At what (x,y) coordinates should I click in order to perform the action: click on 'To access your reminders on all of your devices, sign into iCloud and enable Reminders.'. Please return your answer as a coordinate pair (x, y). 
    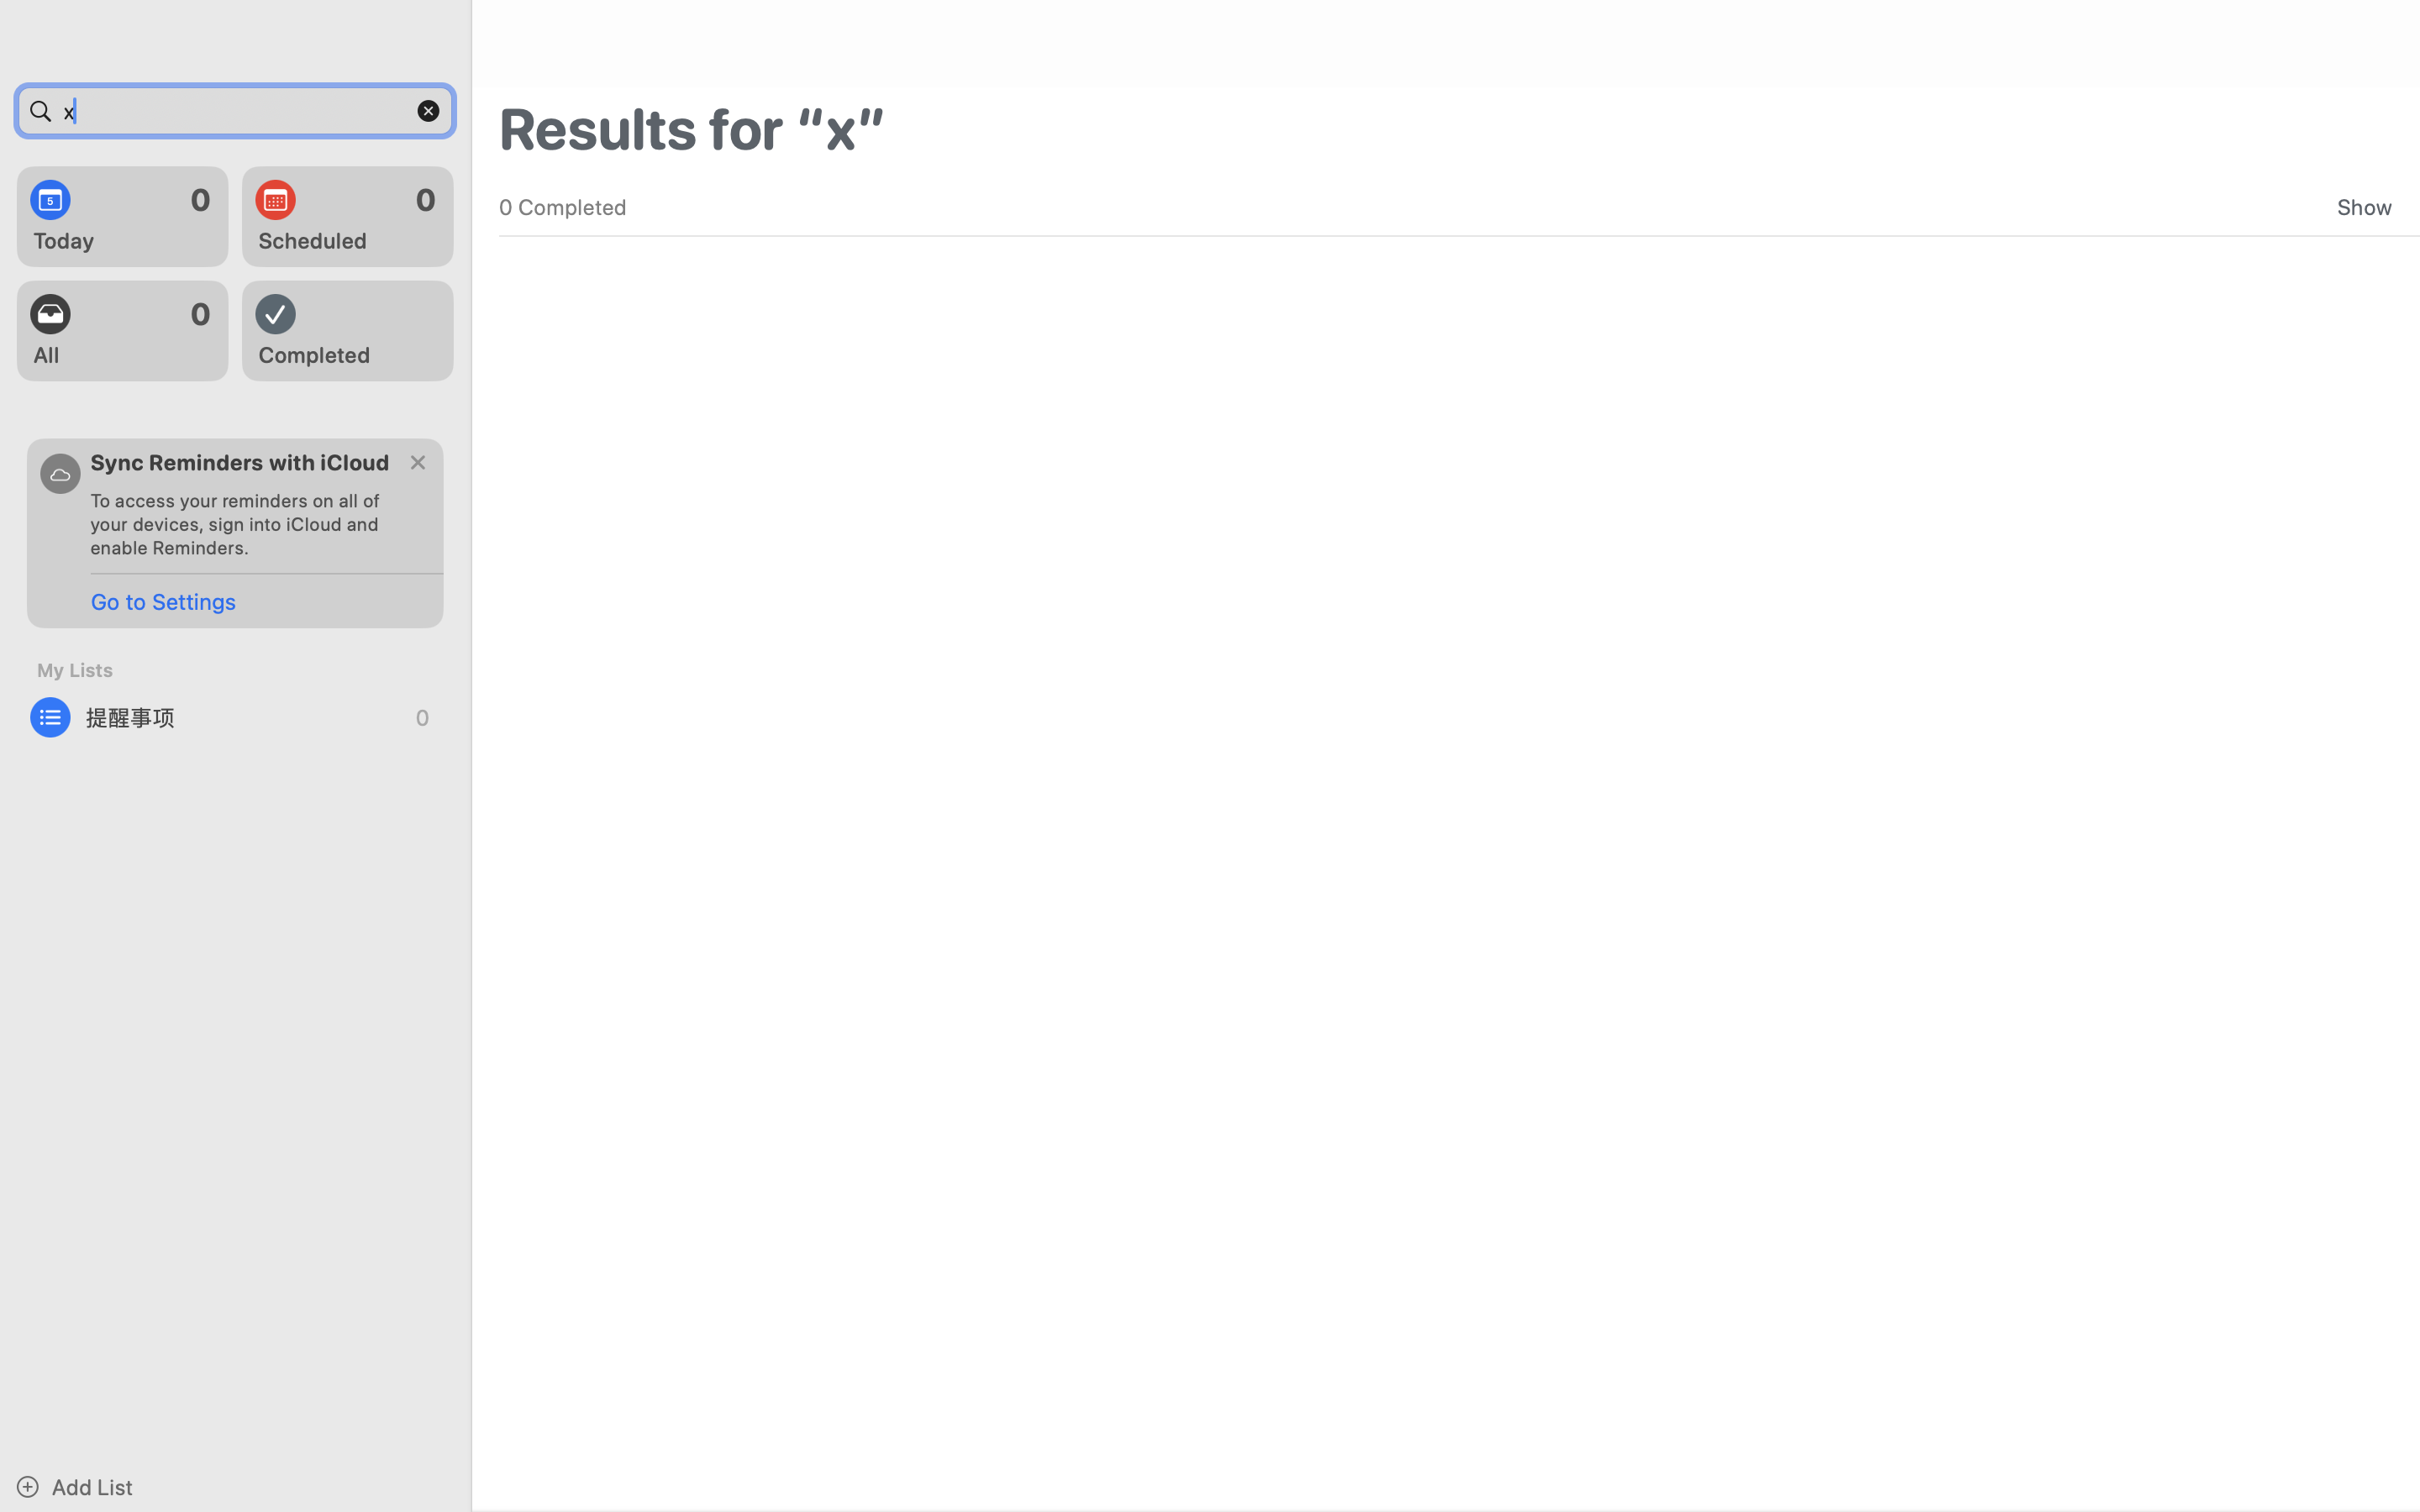
    Looking at the image, I should click on (242, 522).